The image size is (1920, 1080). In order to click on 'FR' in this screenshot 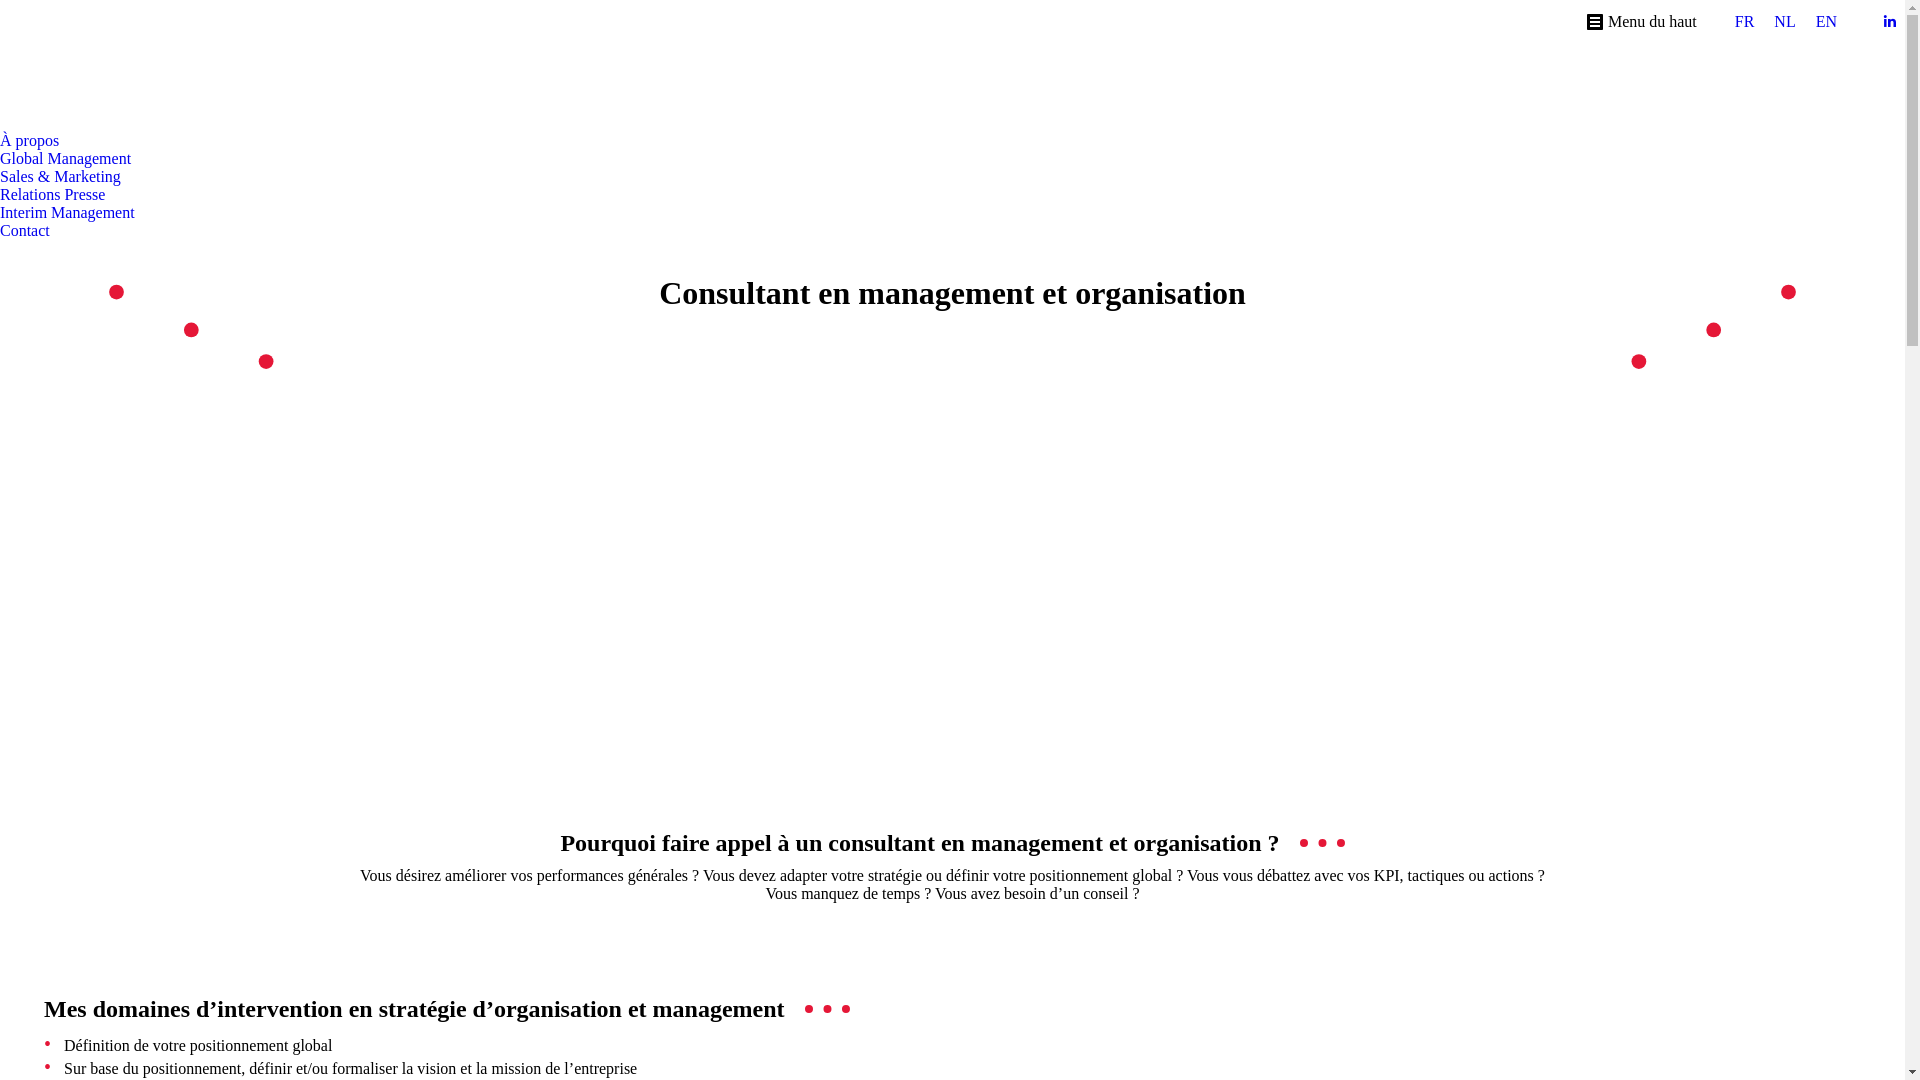, I will do `click(1723, 22)`.